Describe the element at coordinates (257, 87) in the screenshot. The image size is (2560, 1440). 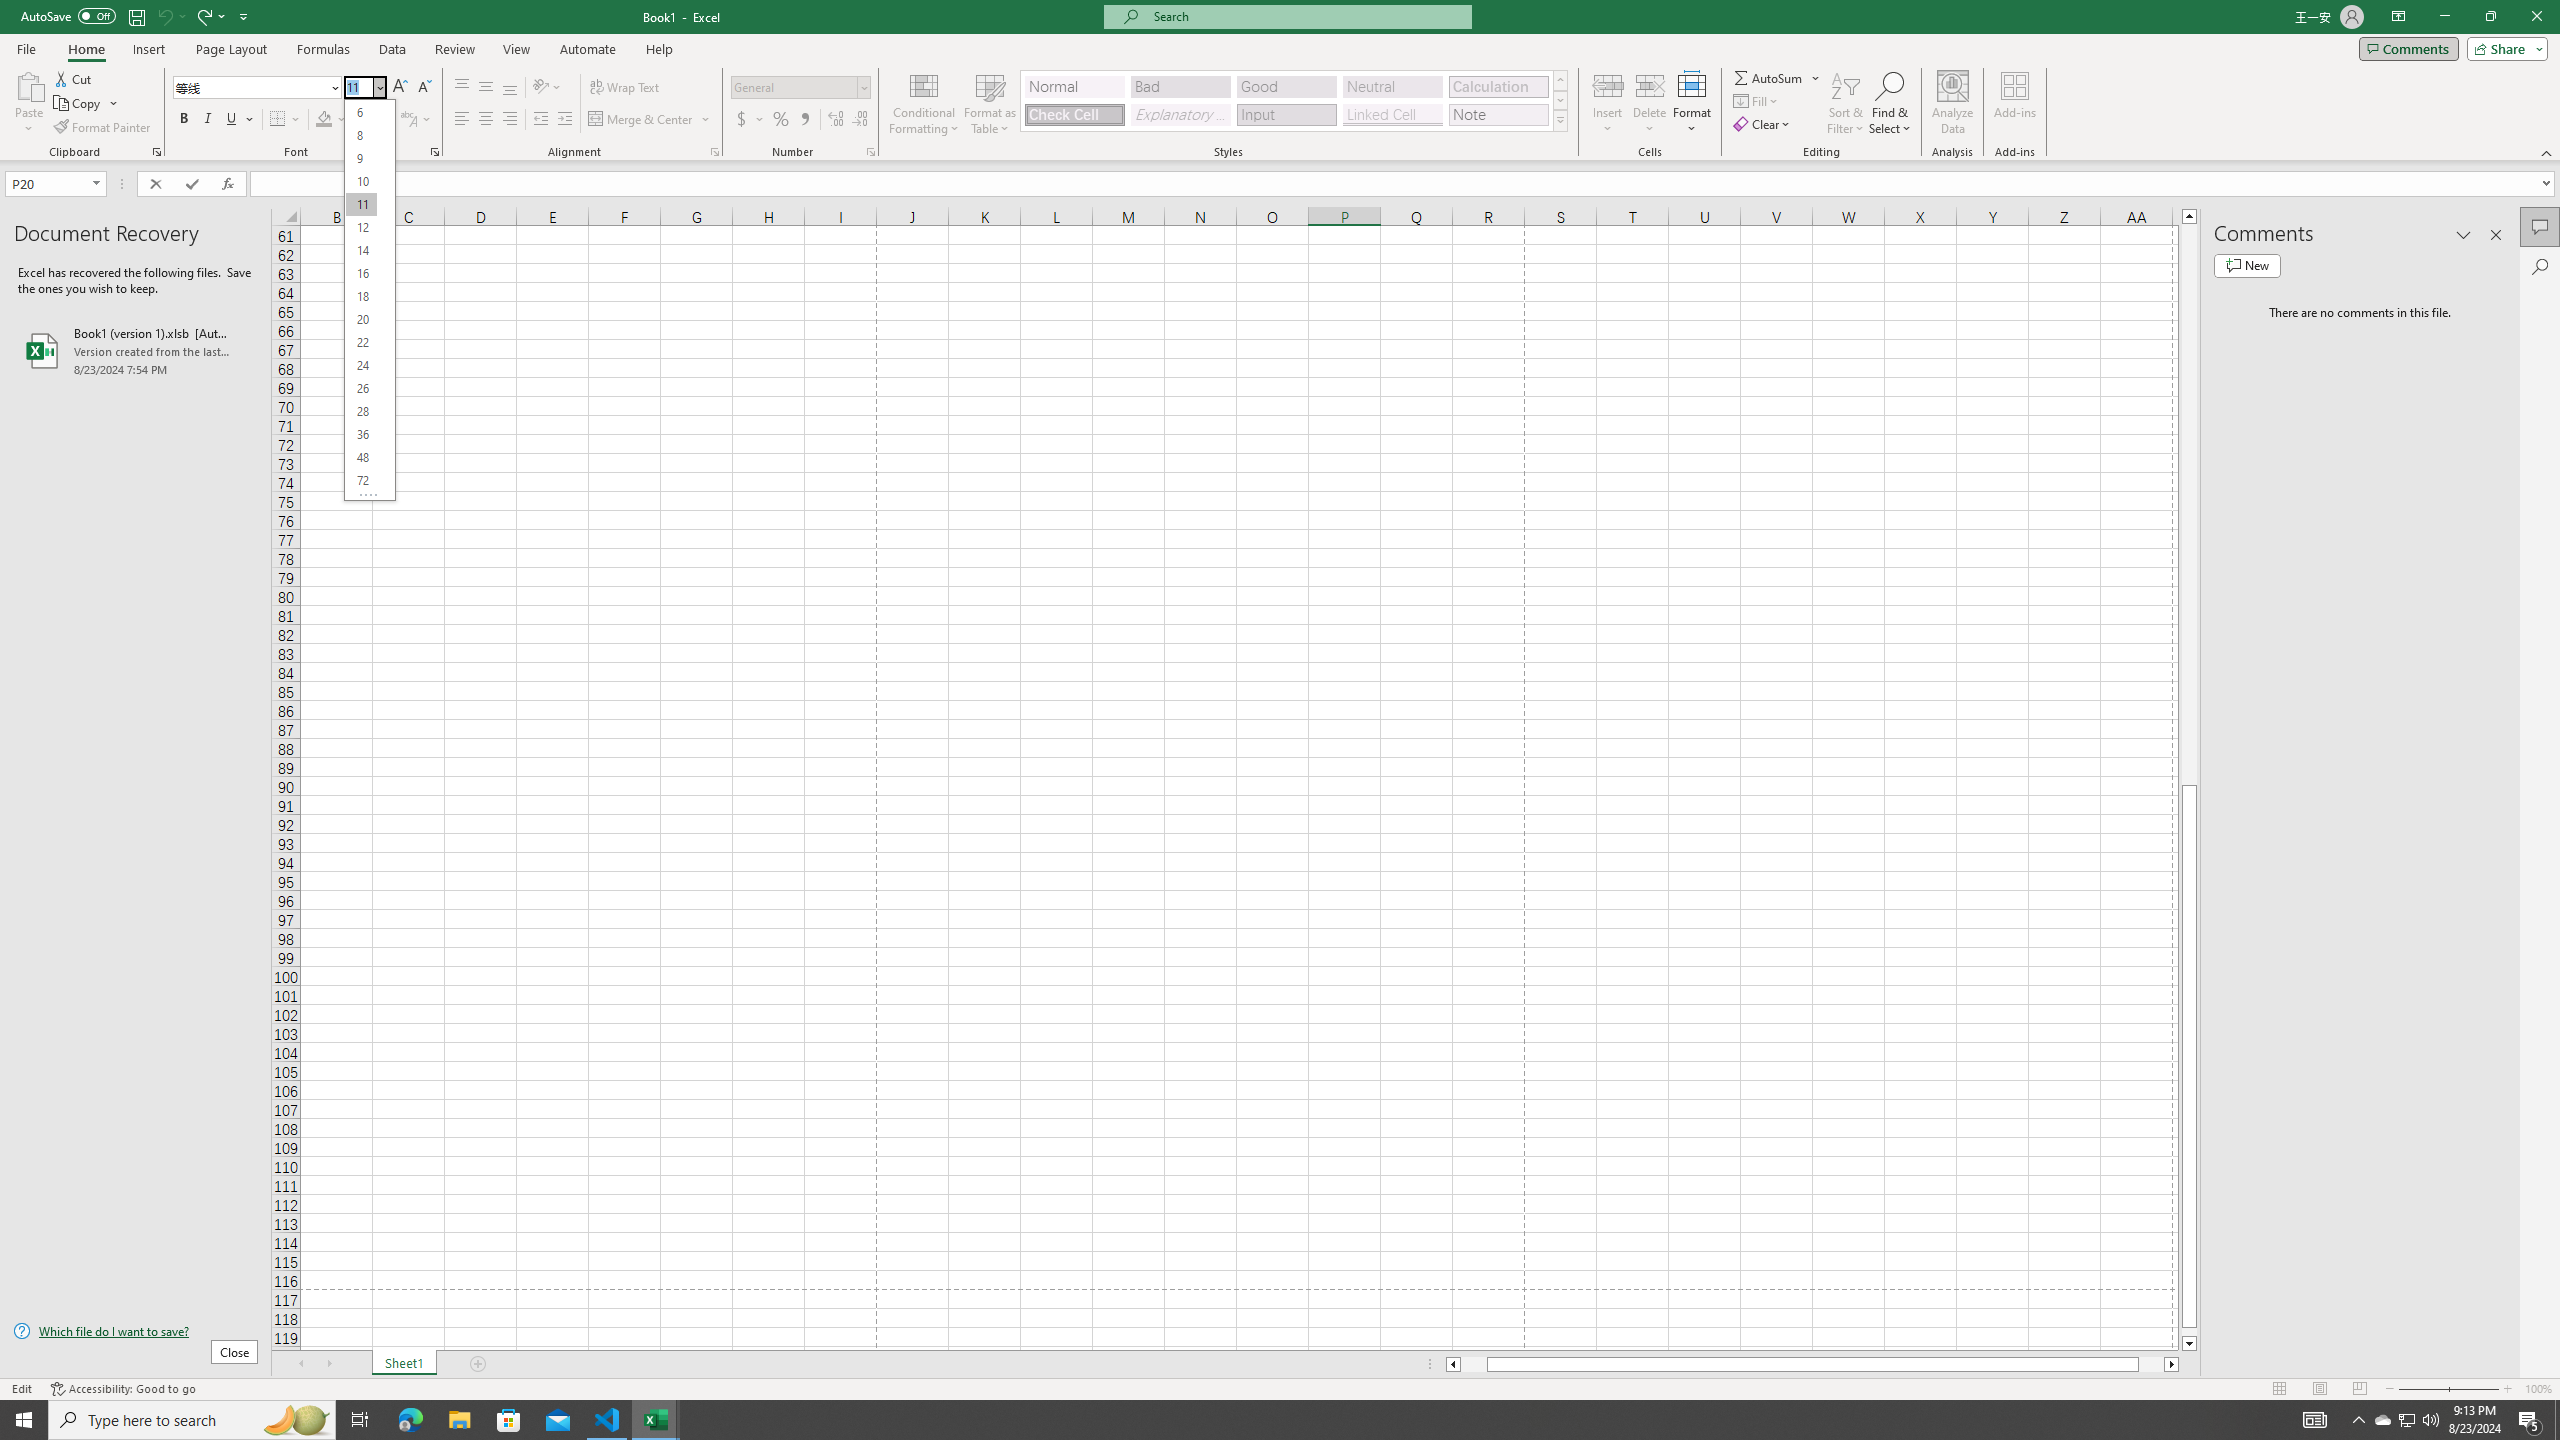
I see `'Font'` at that location.